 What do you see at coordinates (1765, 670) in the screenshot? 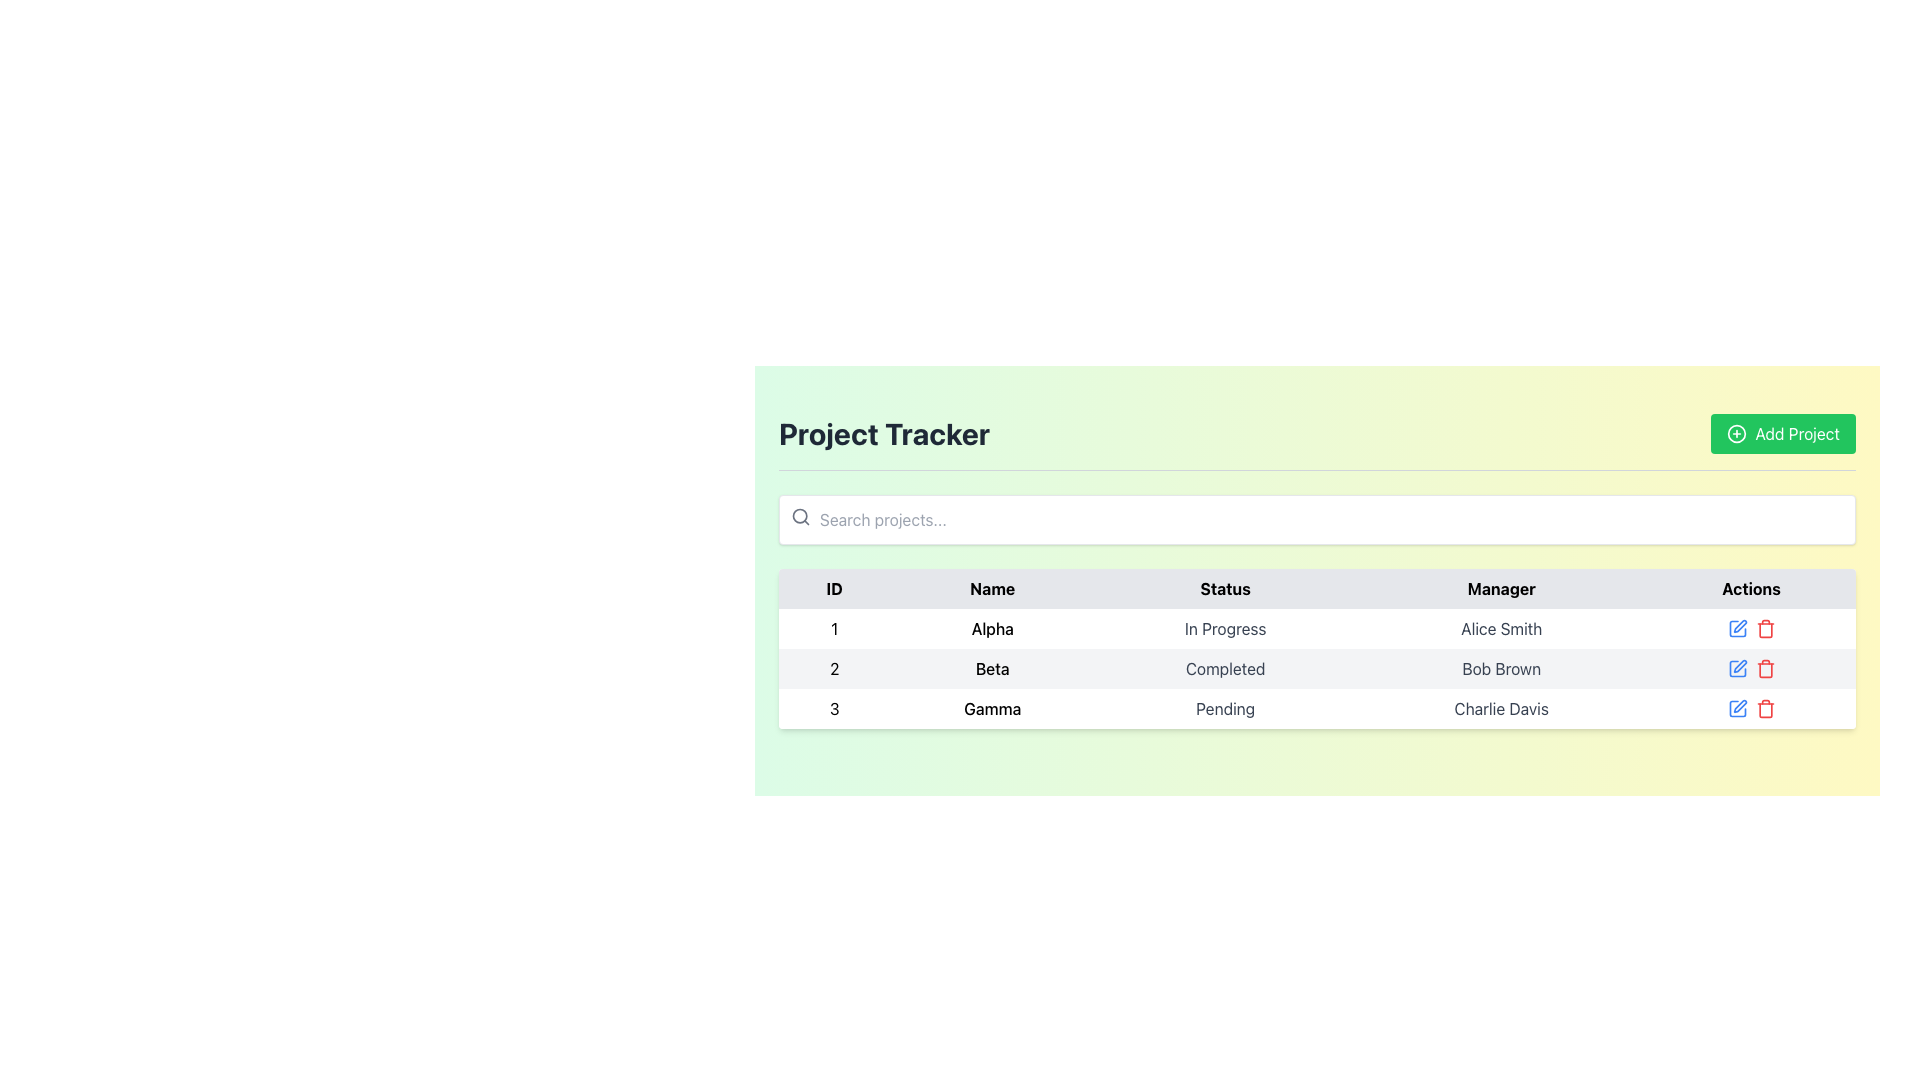
I see `the trash icon in the Actions column for the entry 'Beta' managed by 'Bob Brown', which is visually represented as a rectangular shape with curved edges` at bounding box center [1765, 670].